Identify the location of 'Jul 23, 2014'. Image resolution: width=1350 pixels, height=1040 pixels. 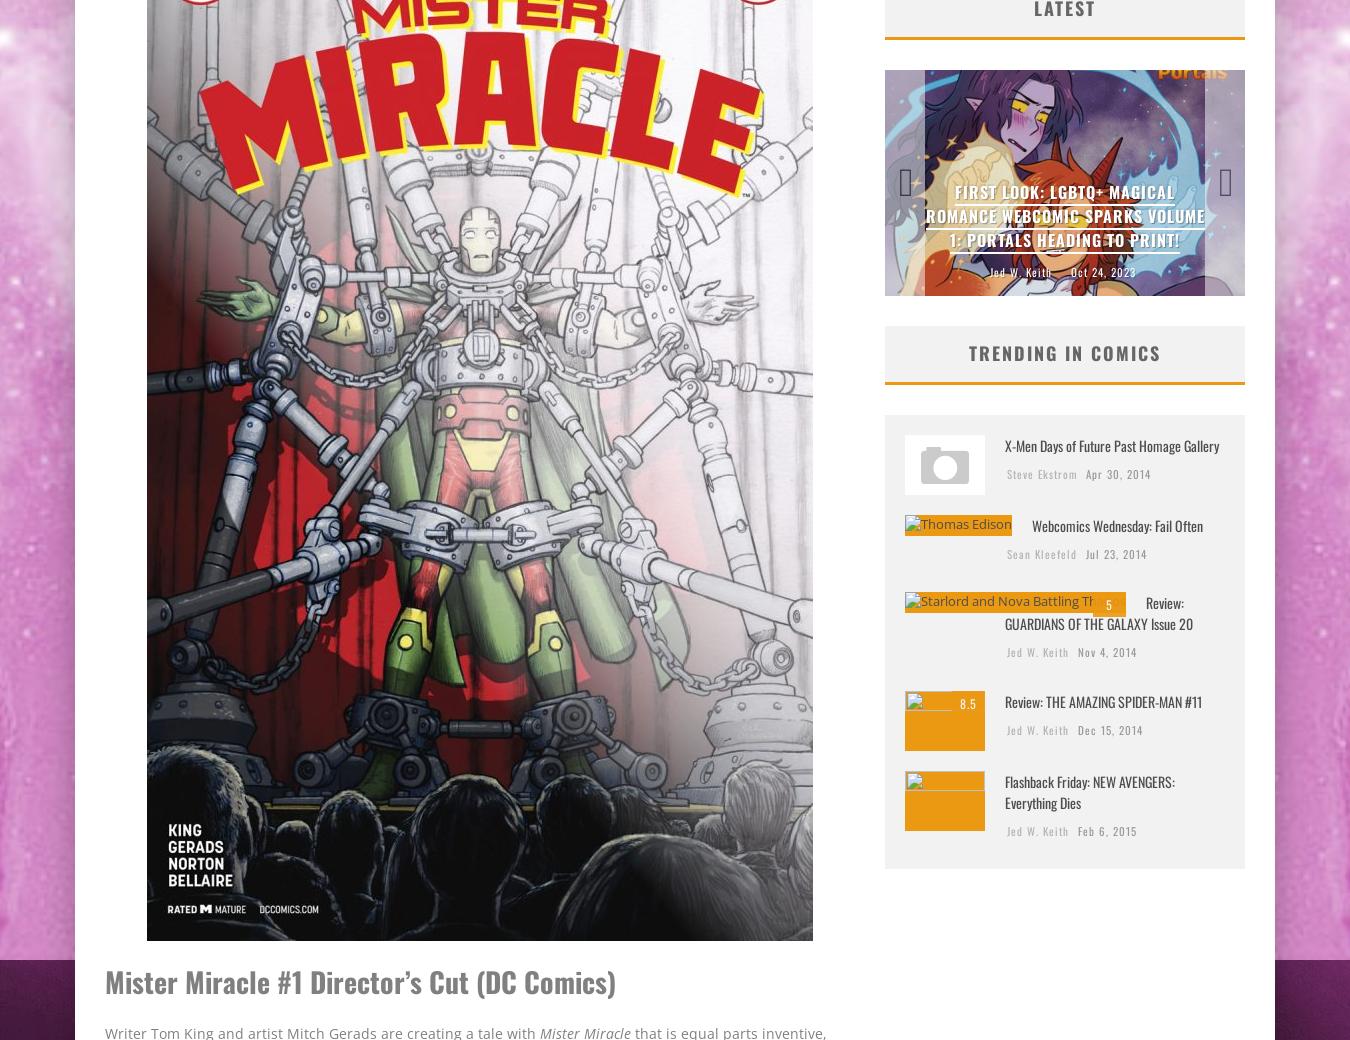
(1116, 551).